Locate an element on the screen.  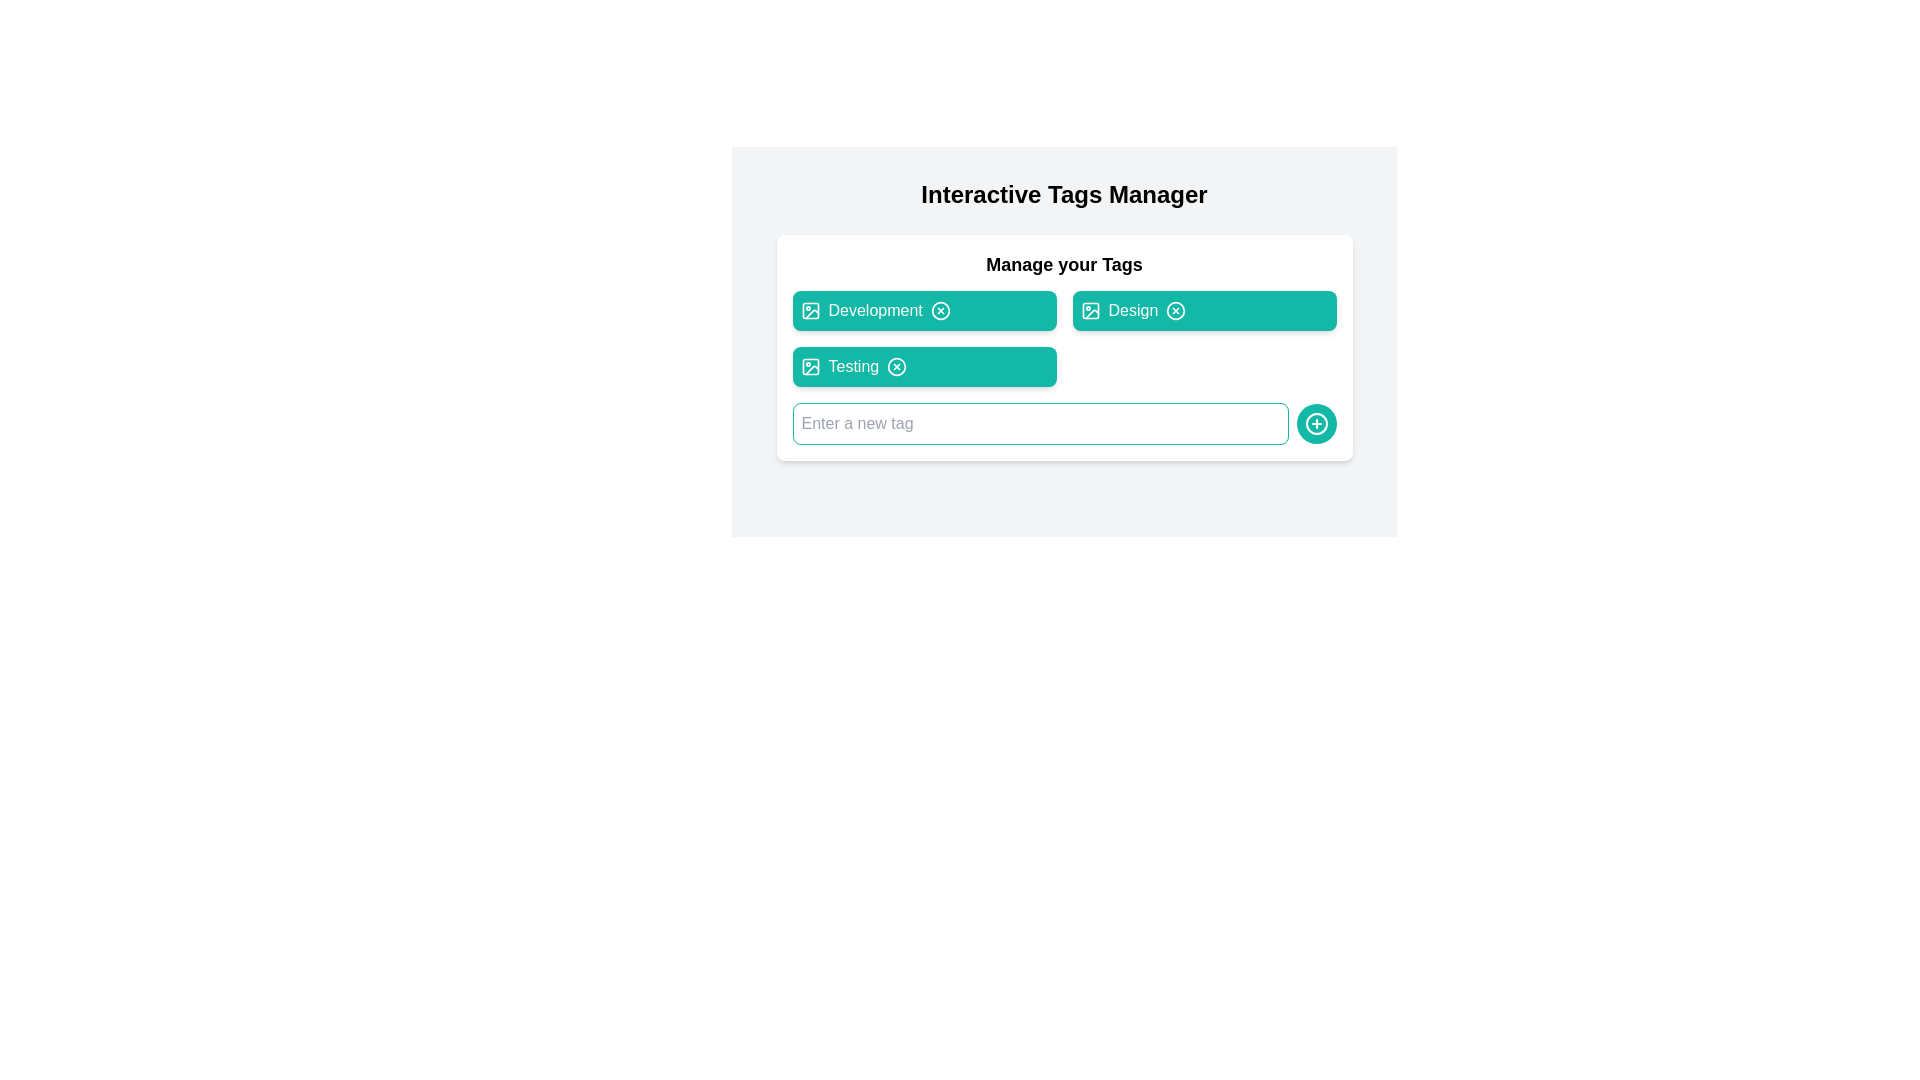
the appearance of the SVG circle shape located within the 'Design' tag component, which is represented by a circular graphic with a 10-unit radius and an 'X' mark on the right is located at coordinates (1176, 311).